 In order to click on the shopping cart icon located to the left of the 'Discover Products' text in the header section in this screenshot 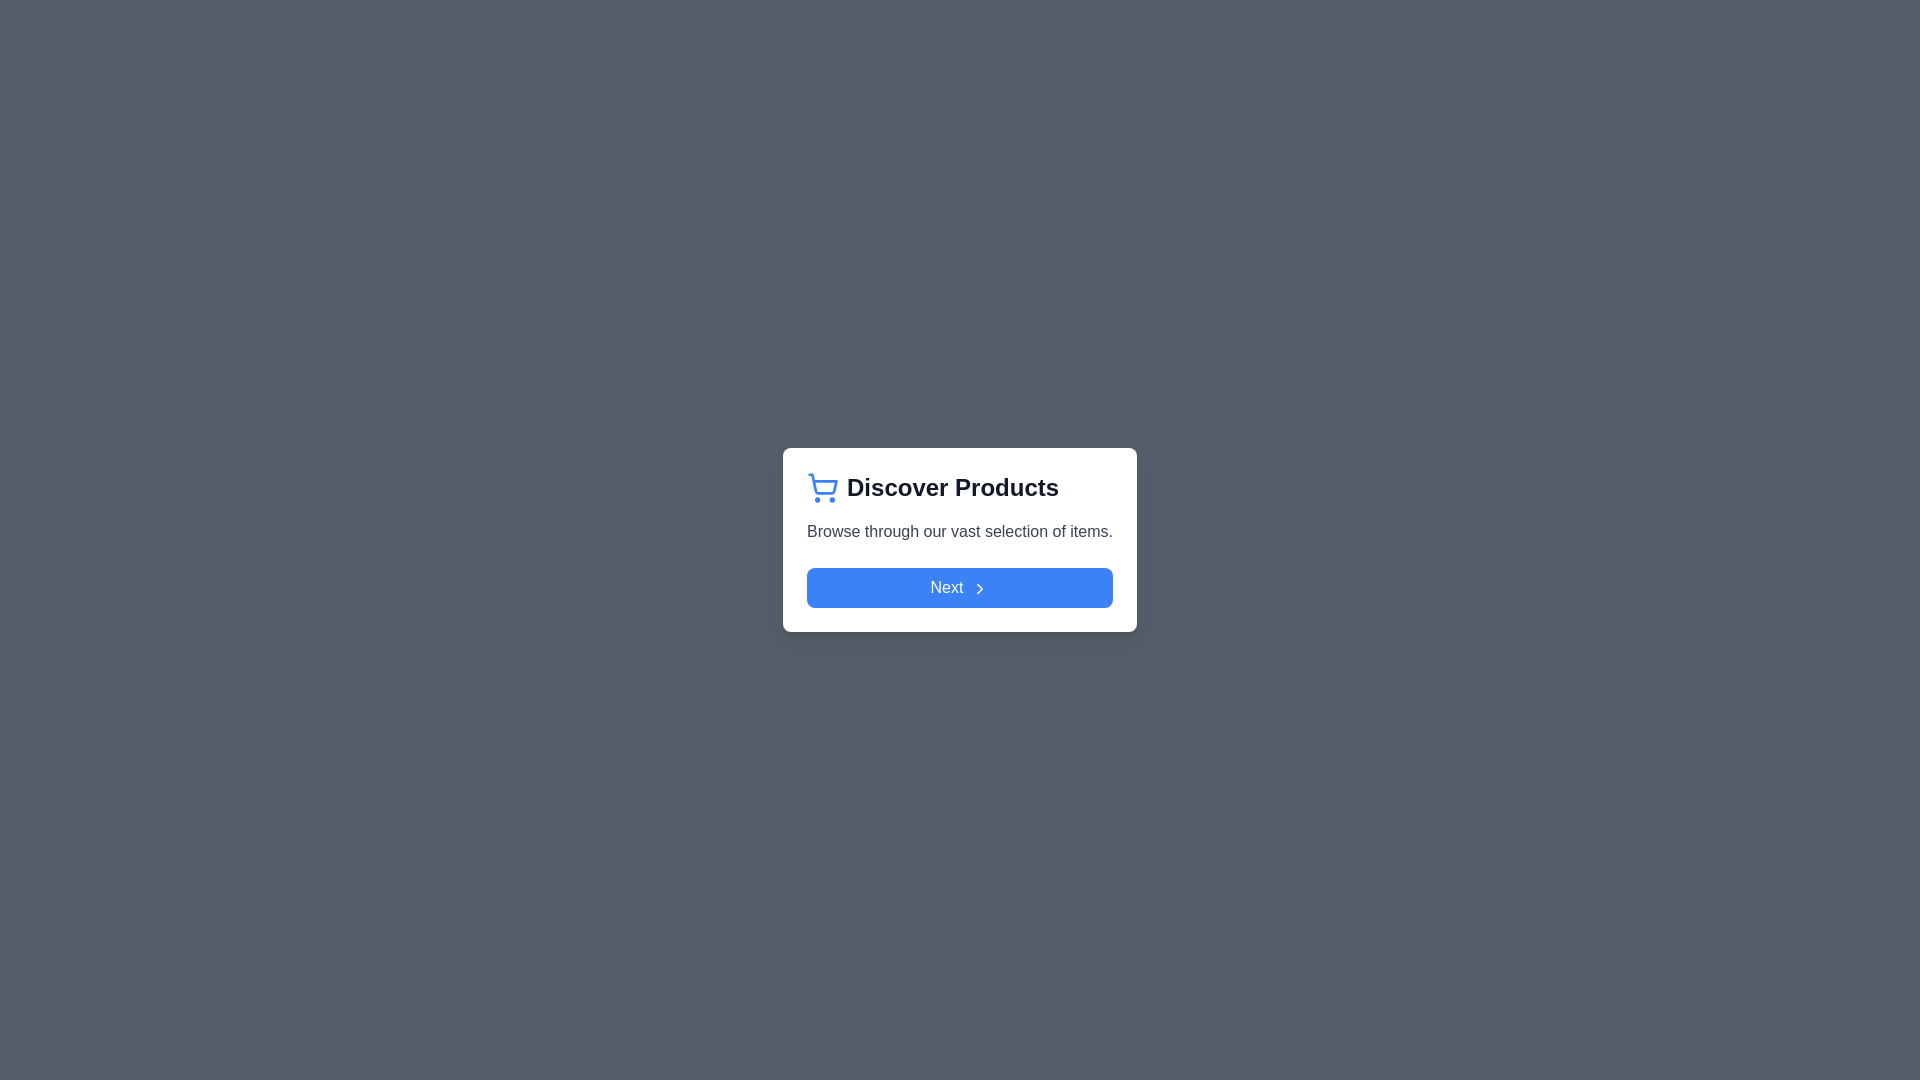, I will do `click(823, 488)`.